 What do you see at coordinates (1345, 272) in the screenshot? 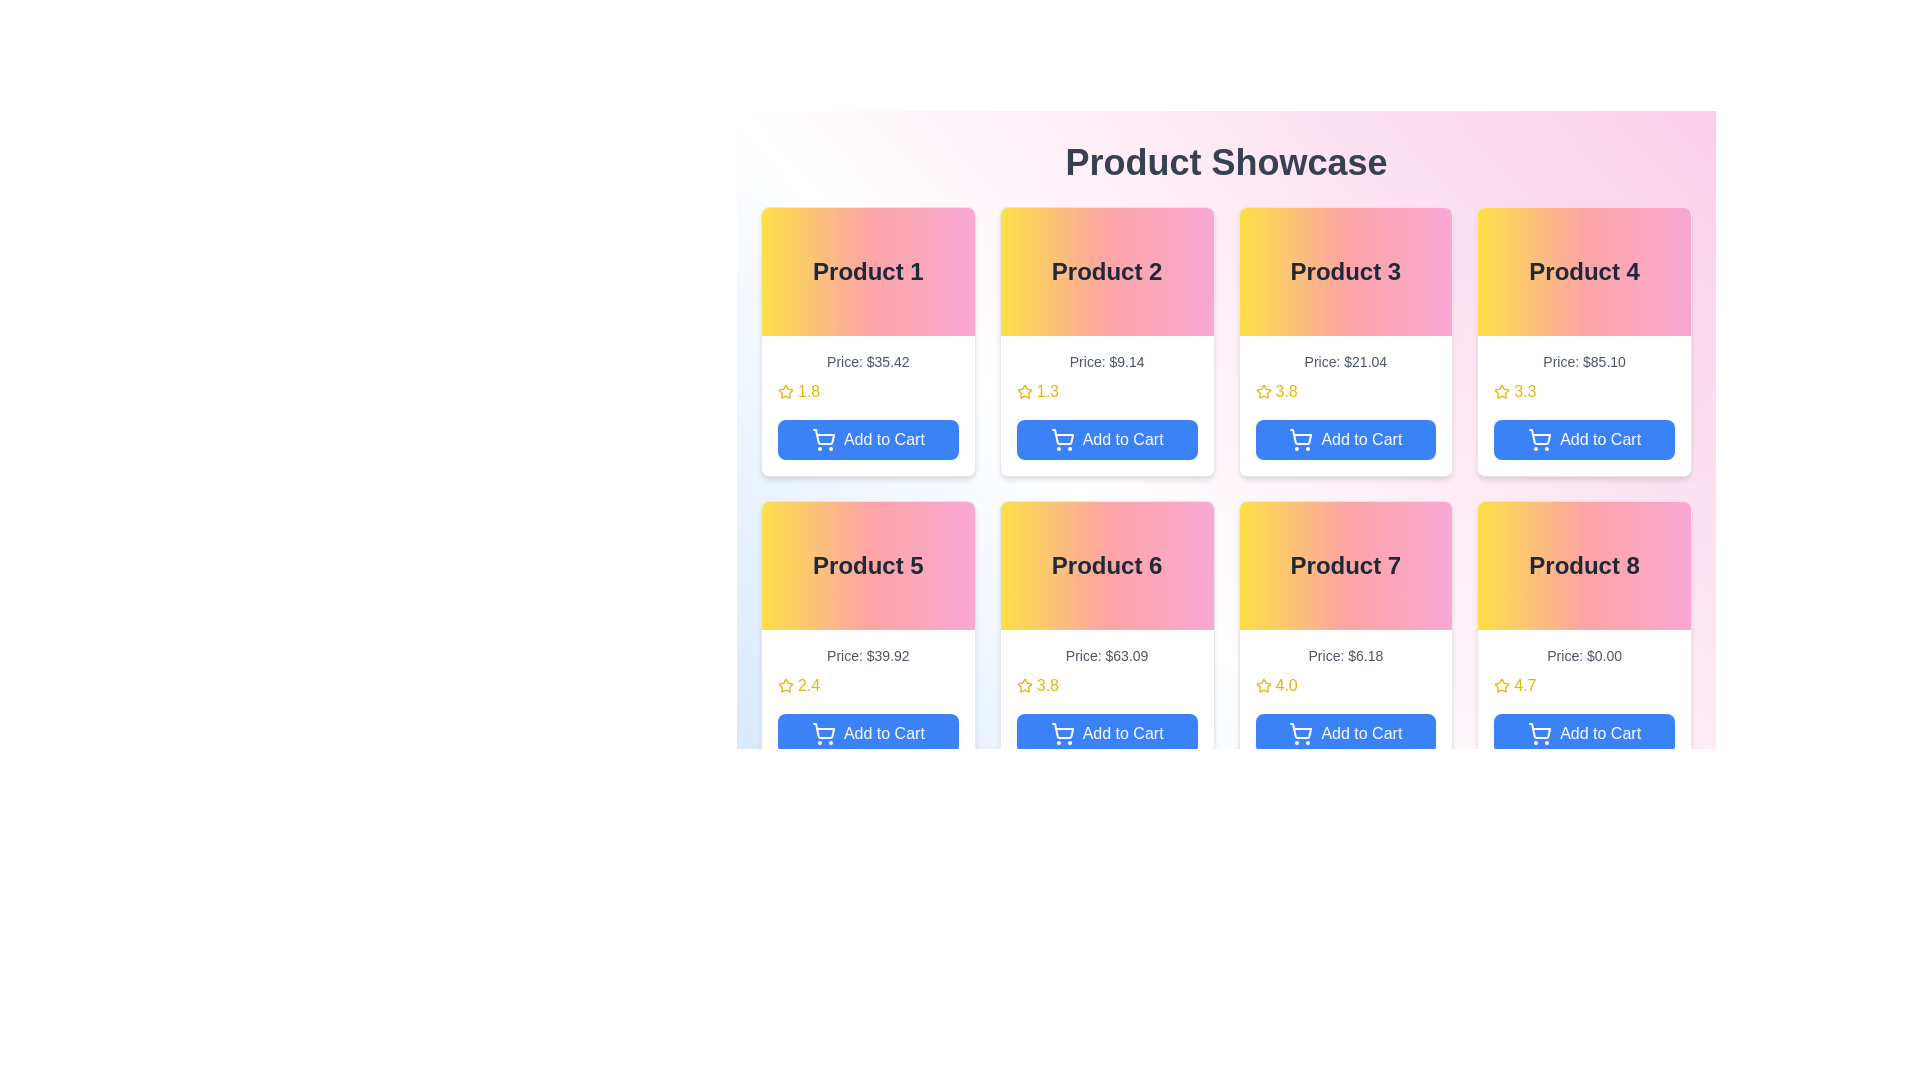
I see `the text label displaying 'Product 3' in bold gray font, centrally aligned in the first row of a grid layout with a gradient background` at bounding box center [1345, 272].